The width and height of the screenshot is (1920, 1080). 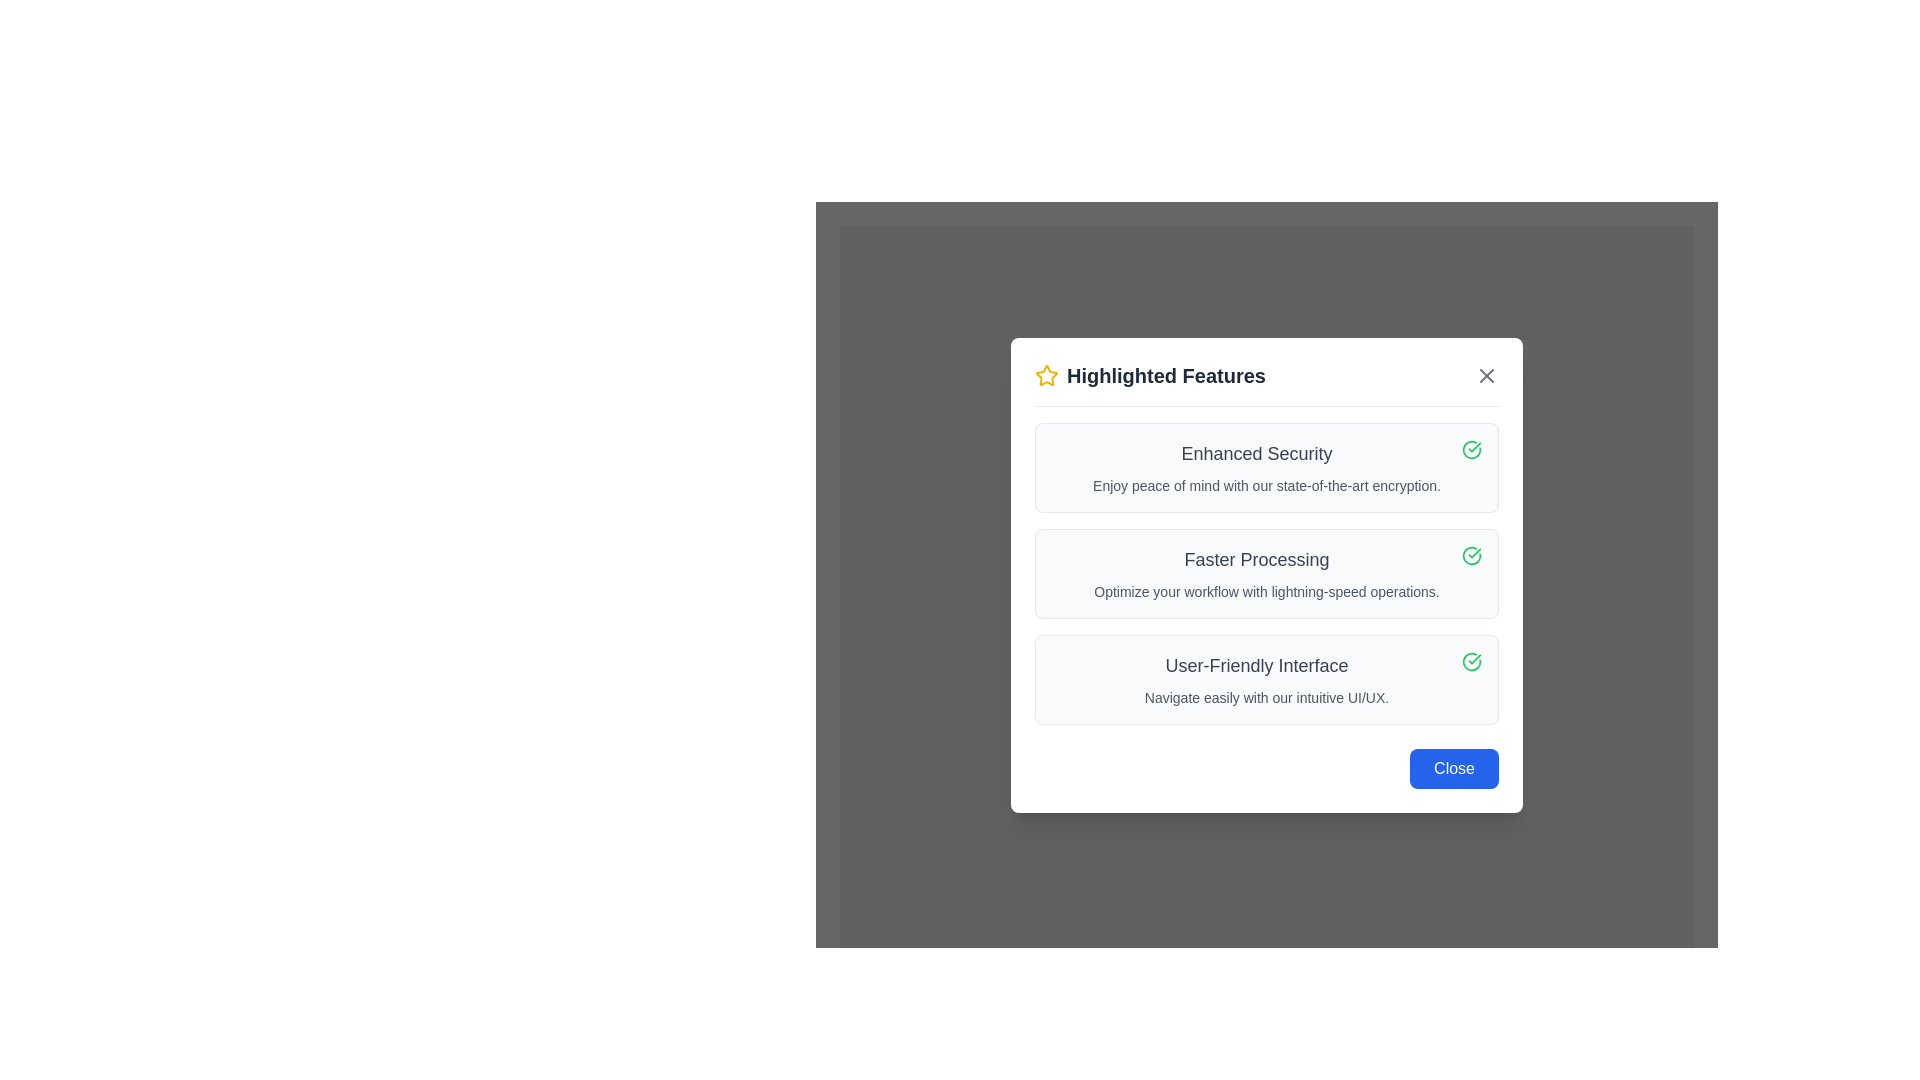 What do you see at coordinates (1266, 573) in the screenshot?
I see `the informative card titled 'Faster Processing', which is the second item in a vertical list within a modal dialog, containing a green checkmark icon and a description text` at bounding box center [1266, 573].